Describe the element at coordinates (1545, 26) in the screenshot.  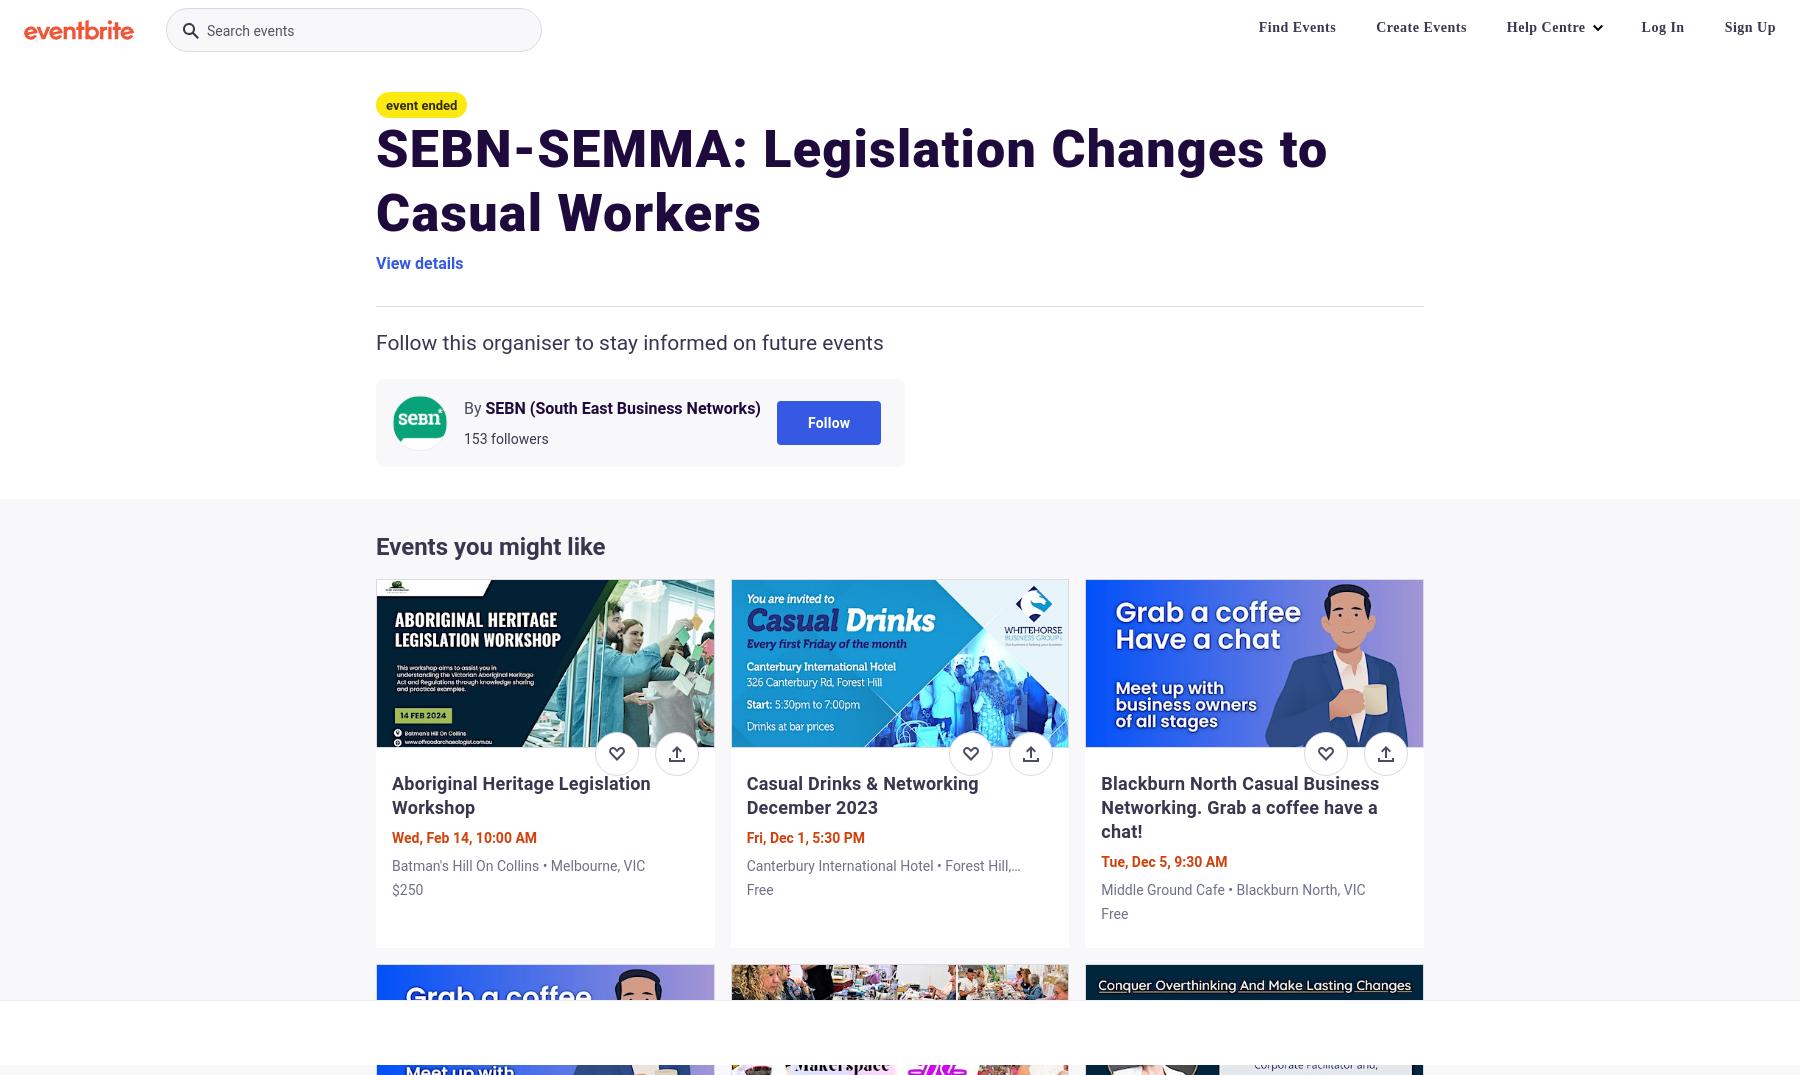
I see `'Help Centre'` at that location.